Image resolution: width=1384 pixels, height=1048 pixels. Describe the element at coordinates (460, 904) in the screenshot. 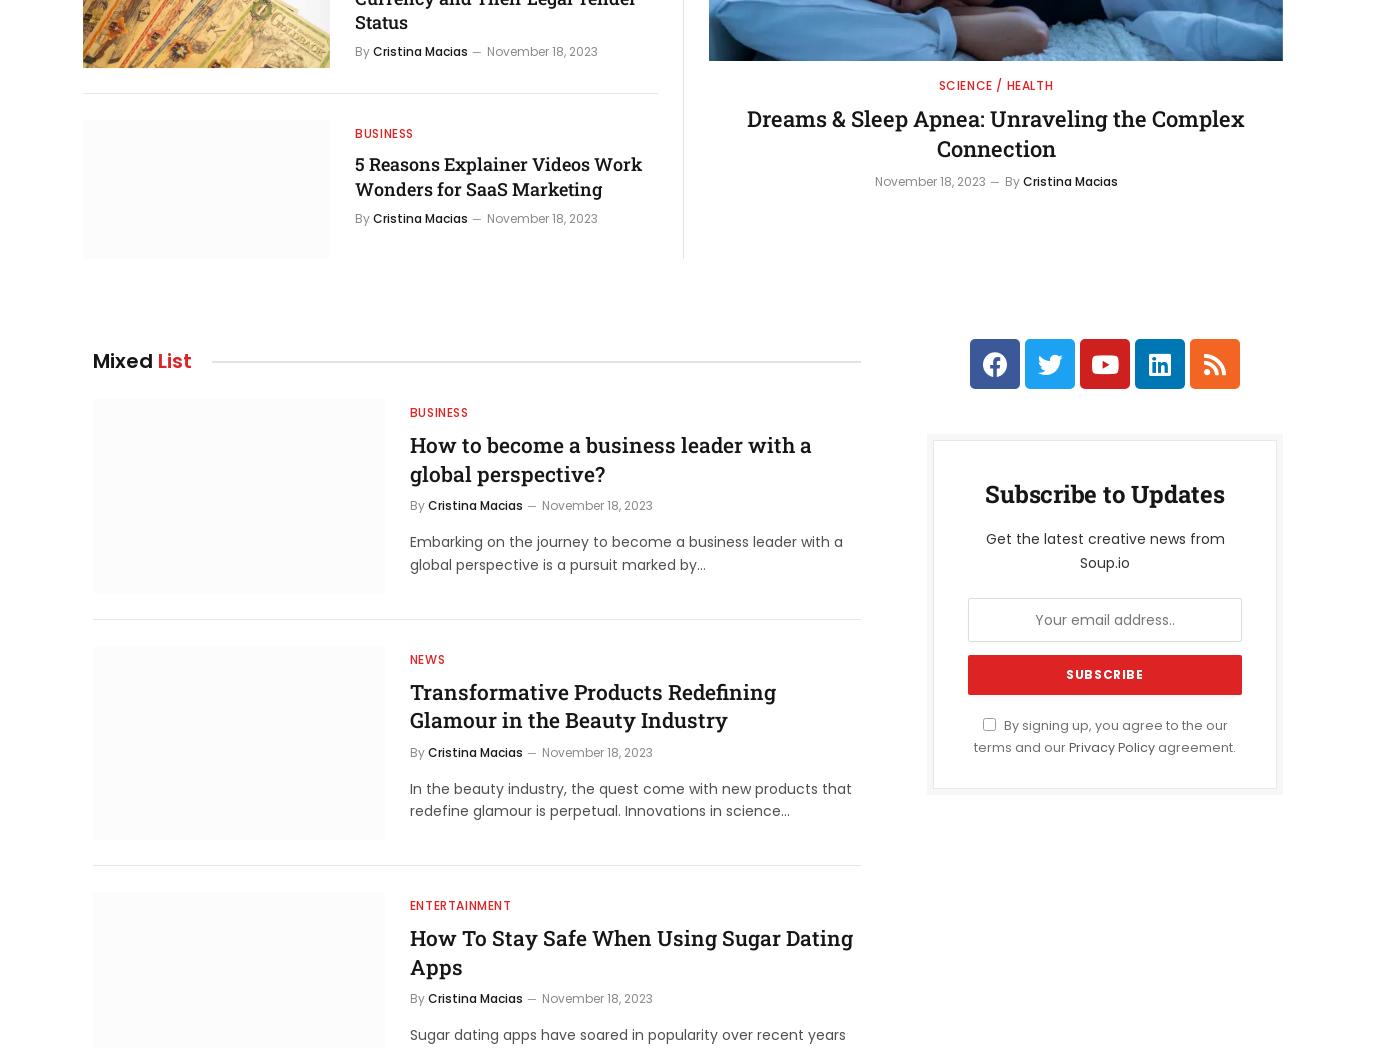

I see `'Entertainment'` at that location.